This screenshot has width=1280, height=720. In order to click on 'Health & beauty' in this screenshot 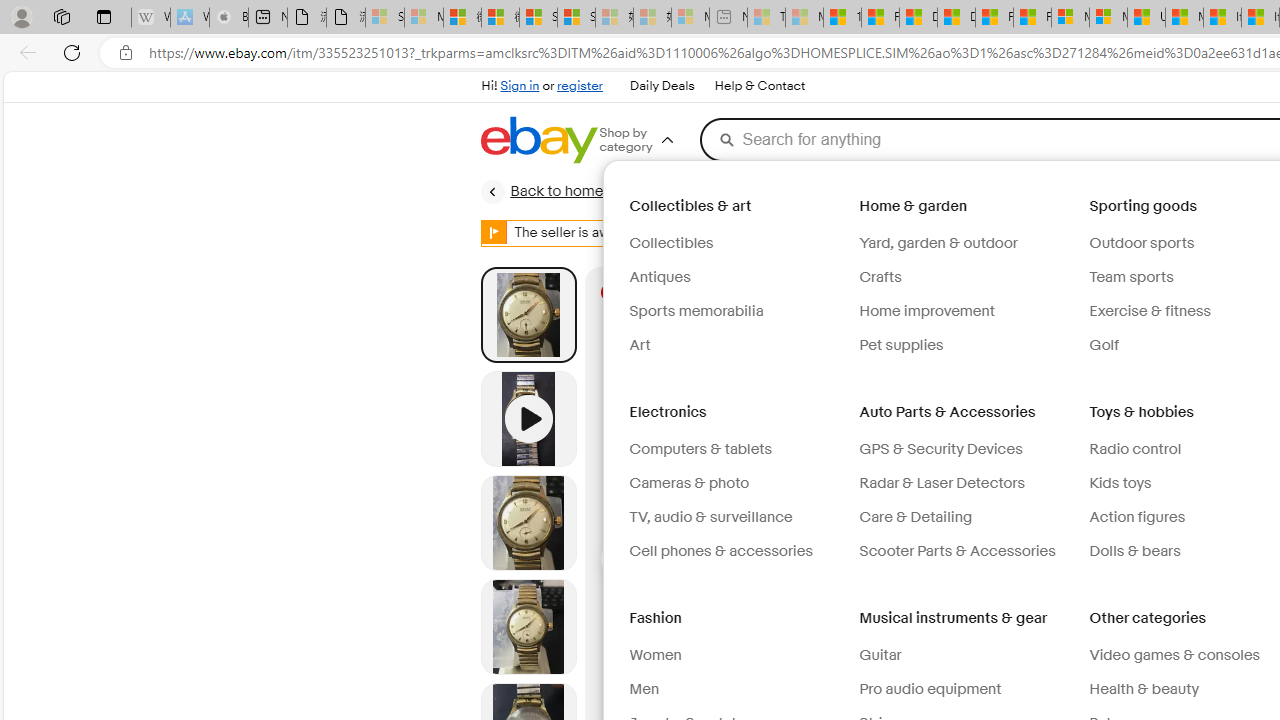, I will do `click(1144, 688)`.